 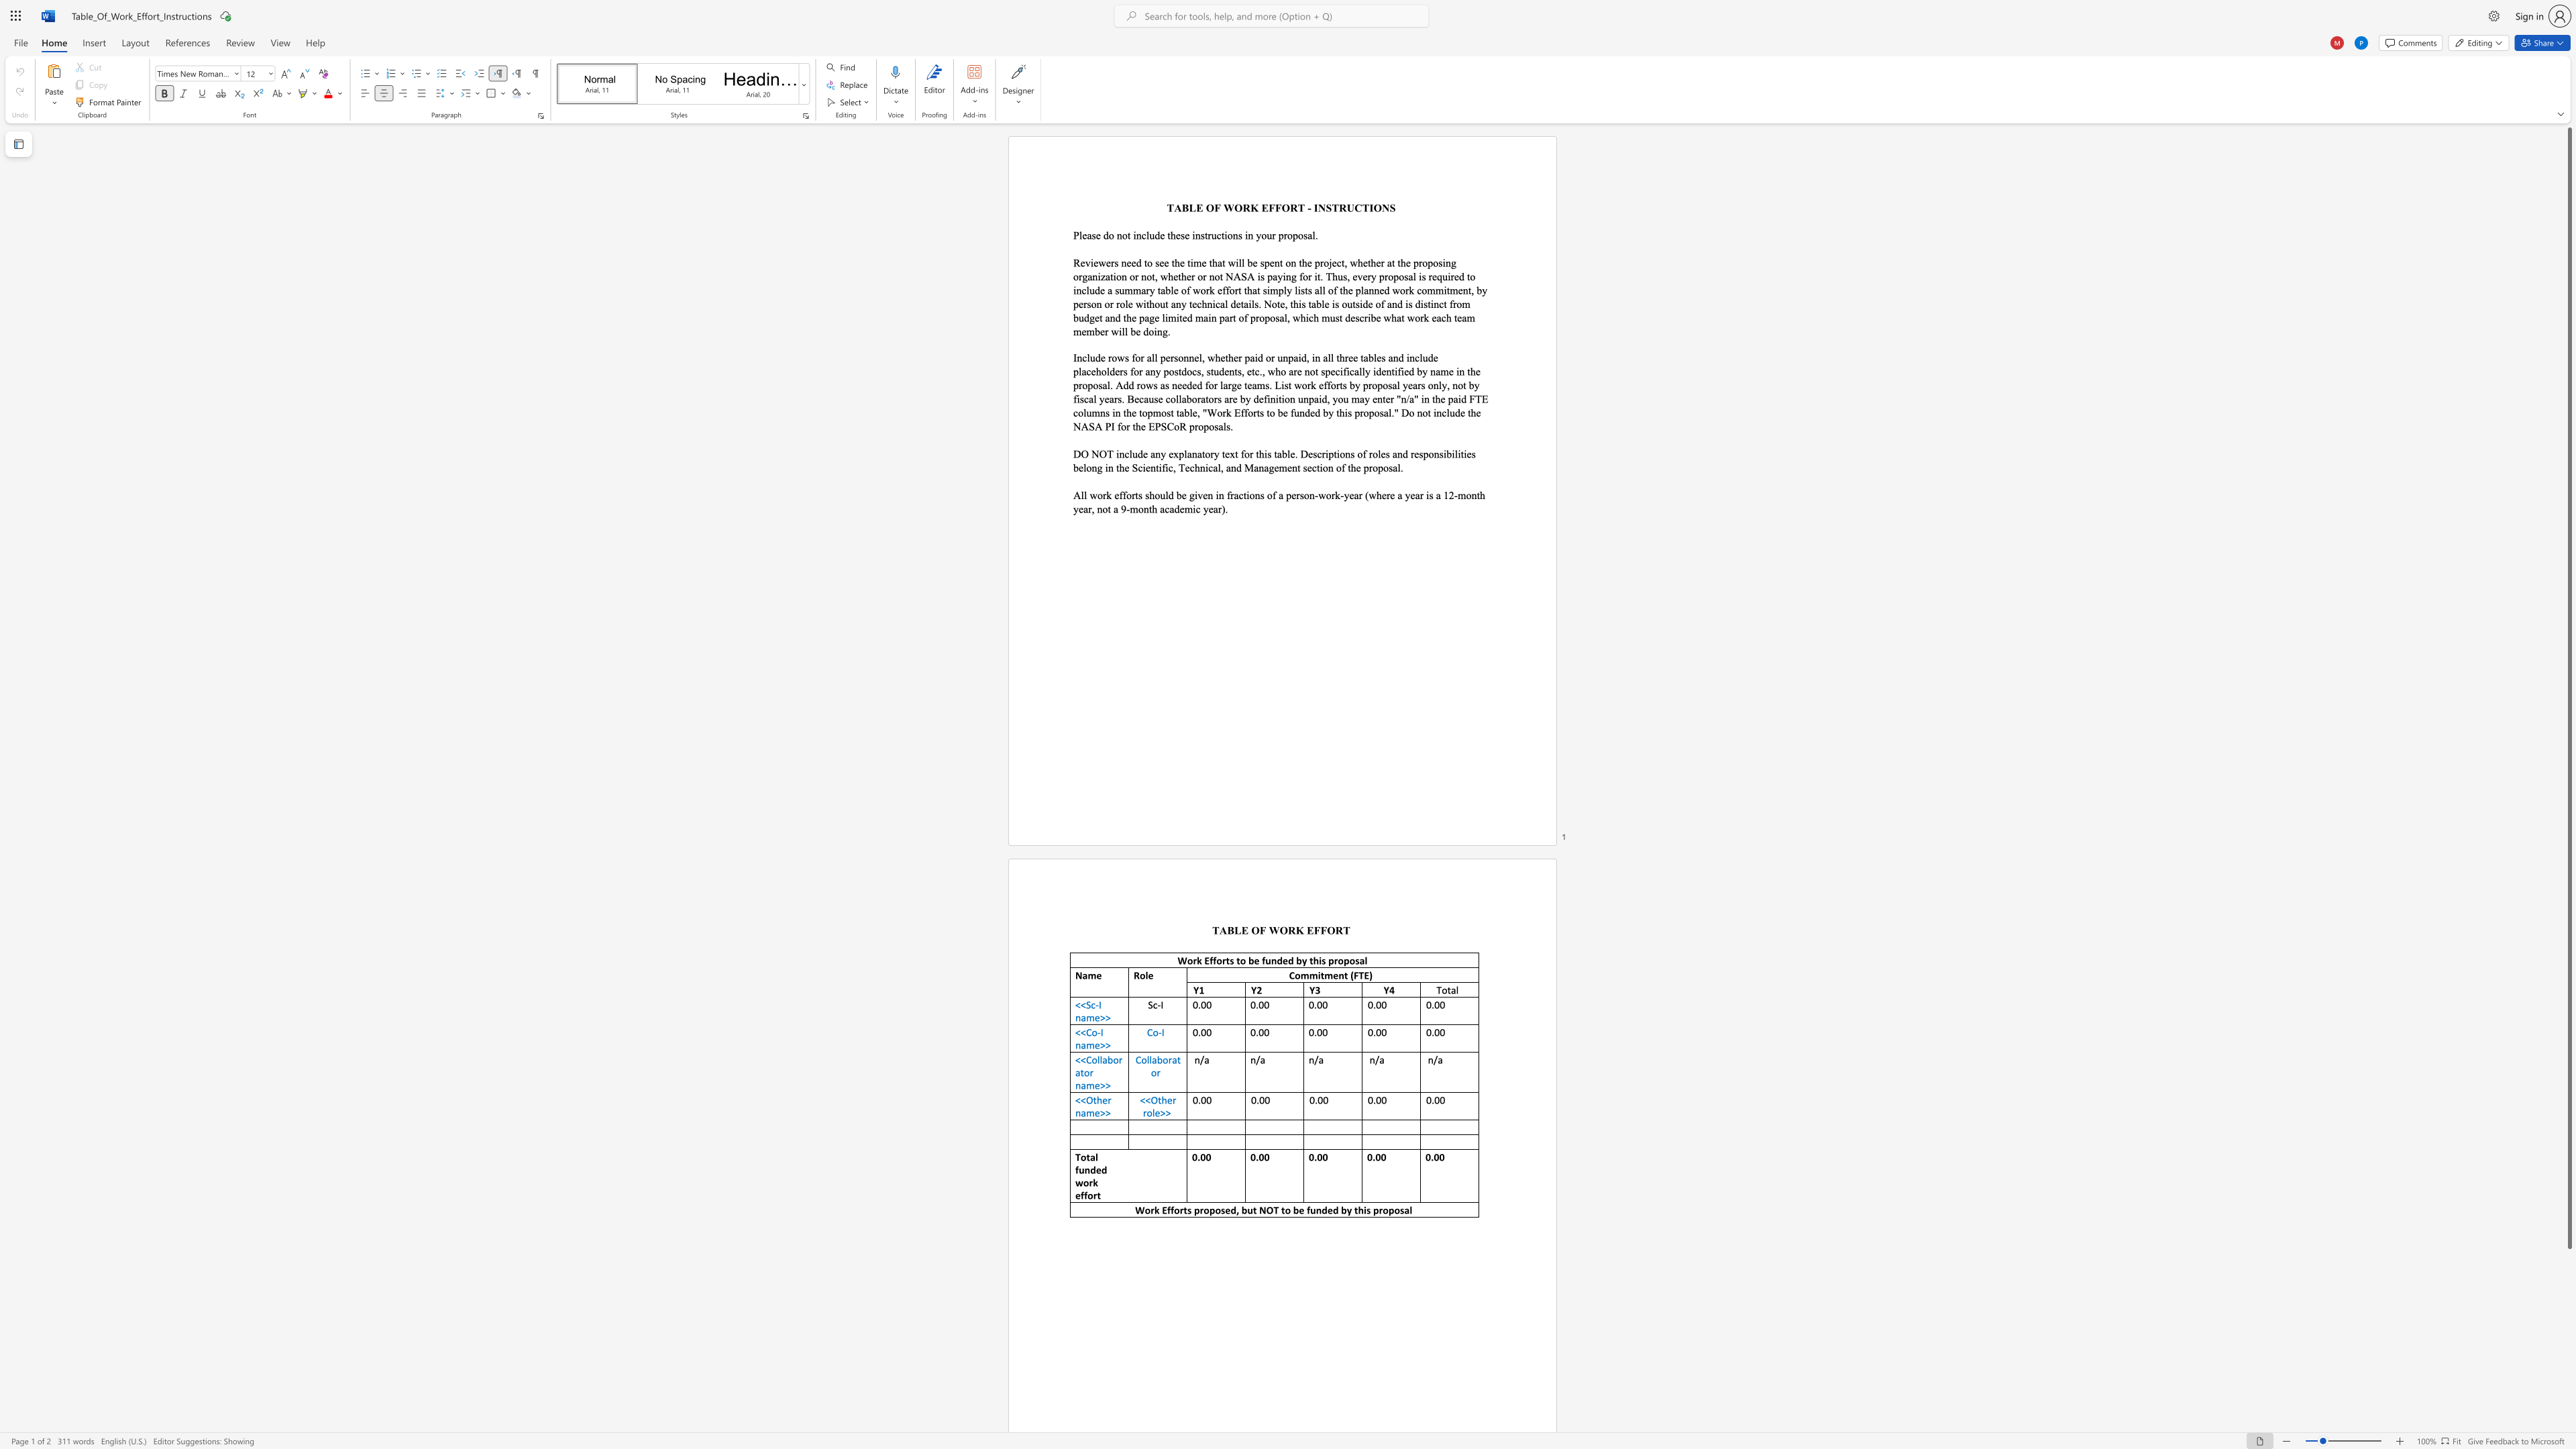 I want to click on the scrollbar to scroll the page down, so click(x=2568, y=1313).